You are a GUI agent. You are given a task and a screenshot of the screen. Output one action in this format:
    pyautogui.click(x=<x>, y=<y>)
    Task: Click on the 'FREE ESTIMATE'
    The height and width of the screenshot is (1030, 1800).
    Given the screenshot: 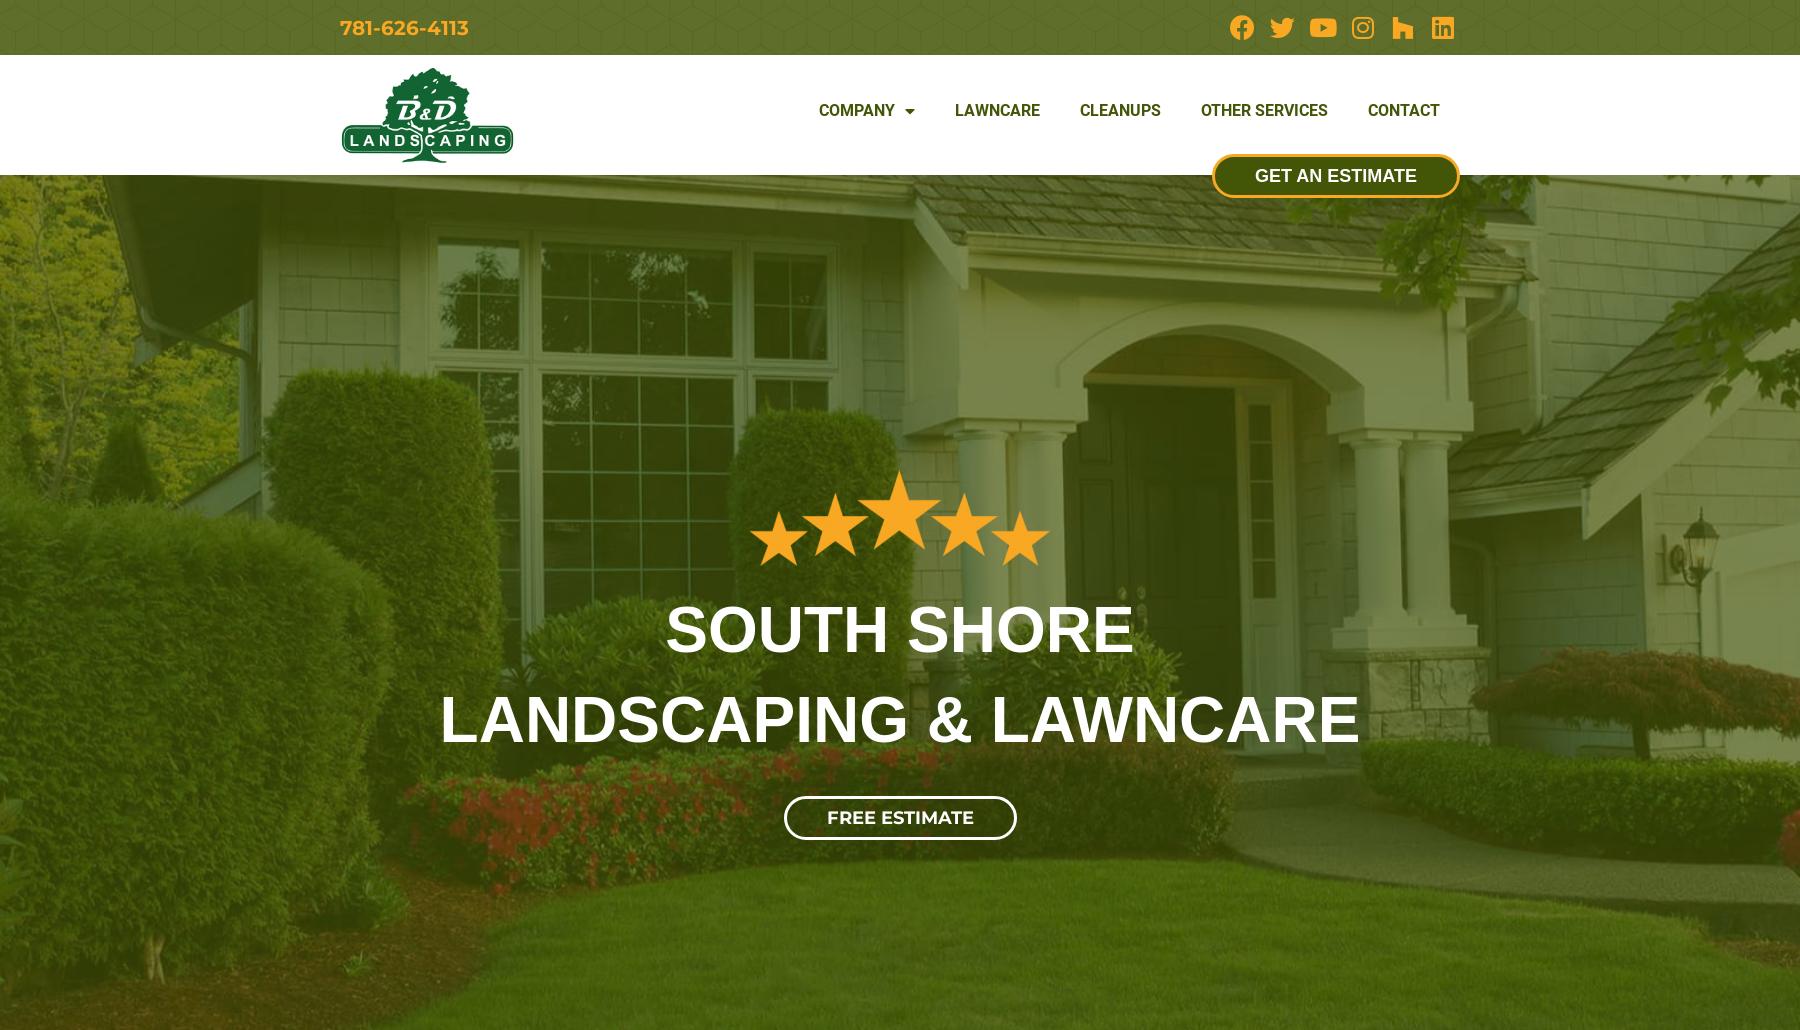 What is the action you would take?
    pyautogui.click(x=826, y=815)
    